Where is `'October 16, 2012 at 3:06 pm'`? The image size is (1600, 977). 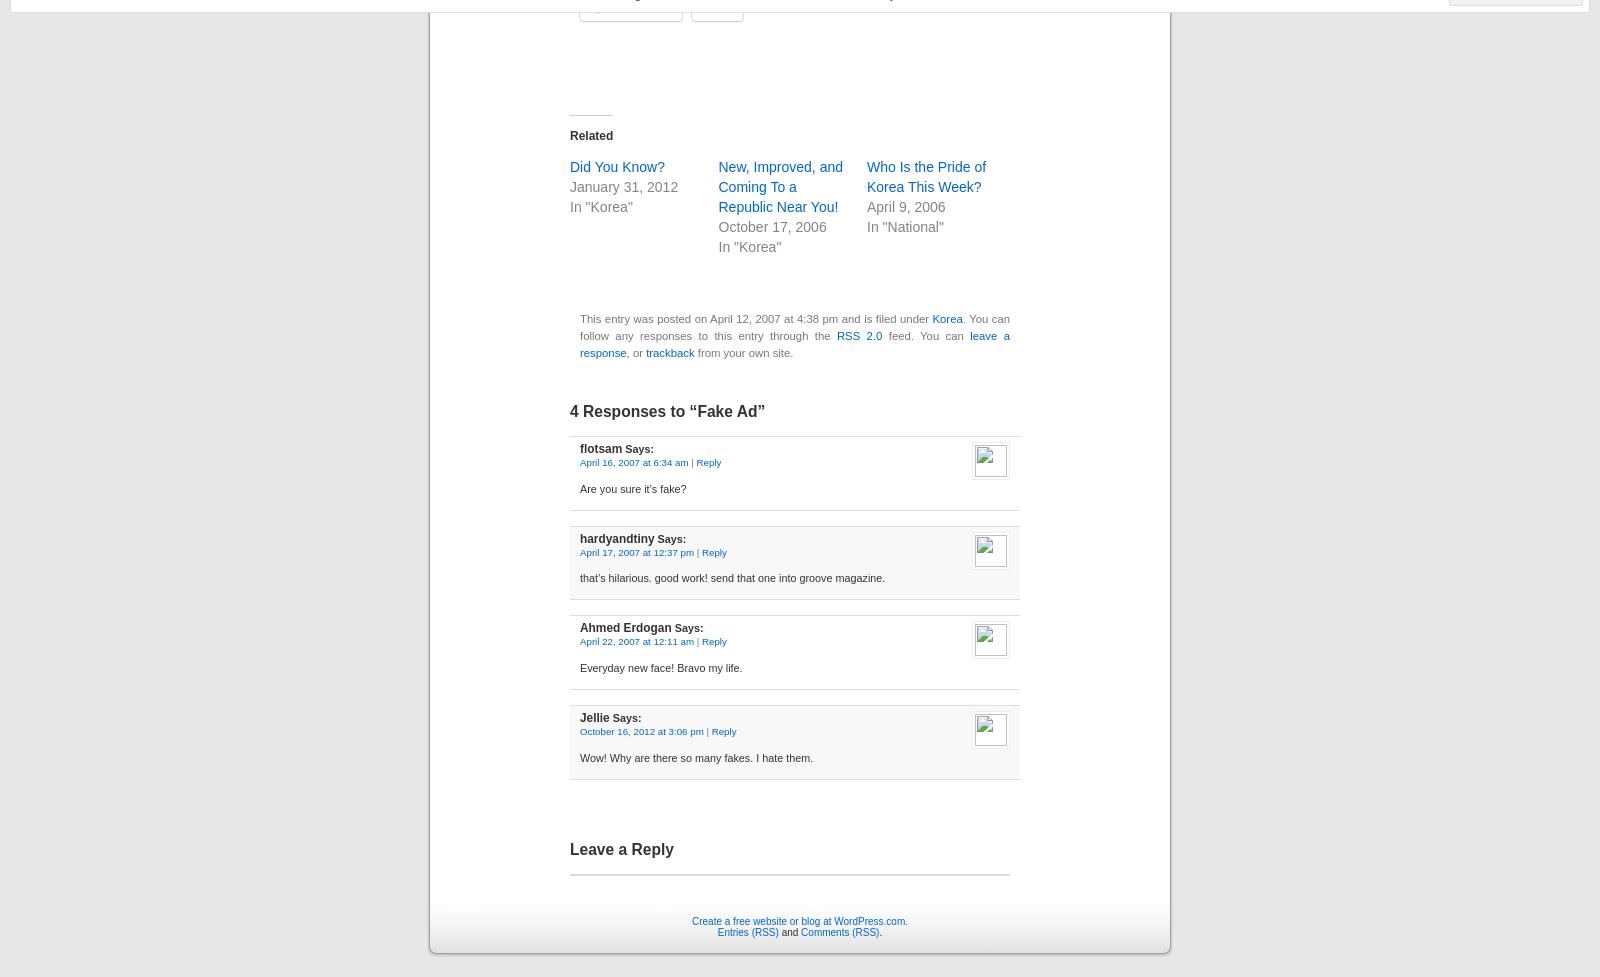
'October 16, 2012 at 3:06 pm' is located at coordinates (579, 731).